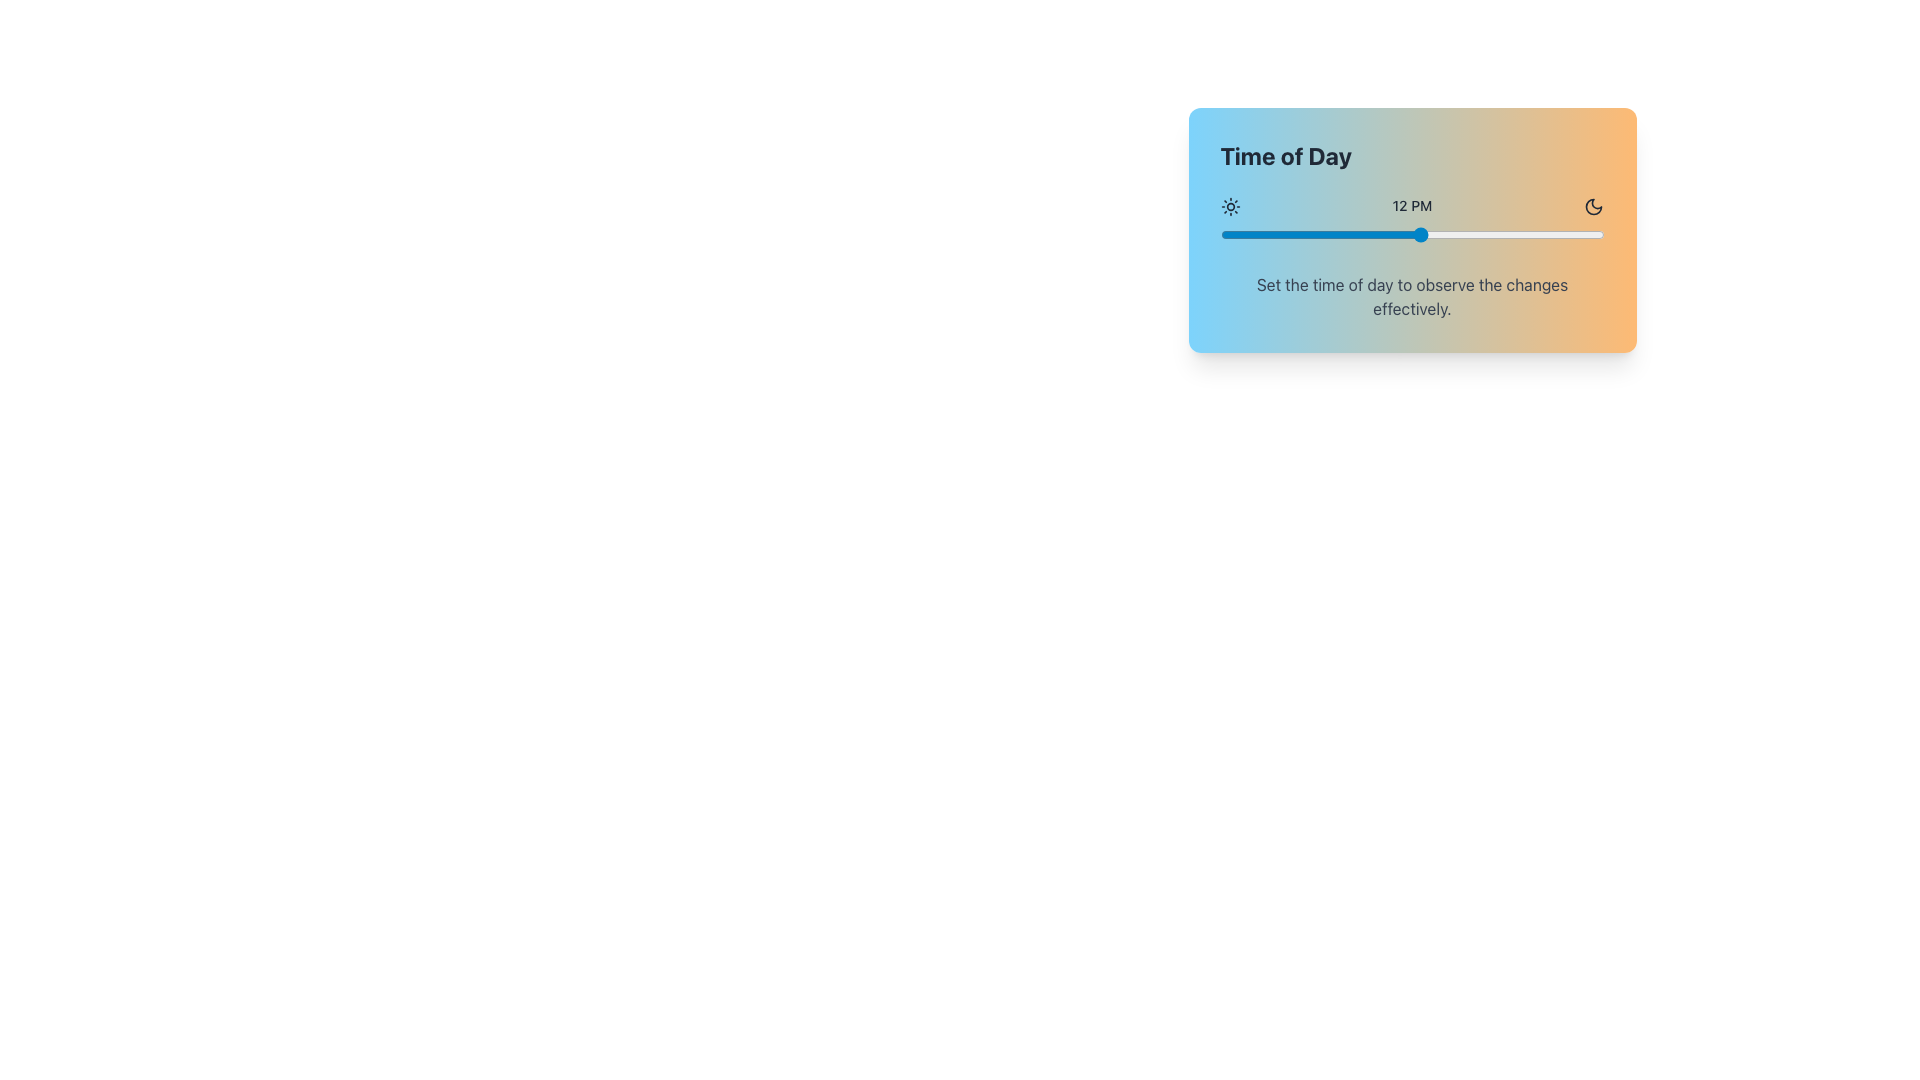 The height and width of the screenshot is (1080, 1920). What do you see at coordinates (1369, 234) in the screenshot?
I see `time of day` at bounding box center [1369, 234].